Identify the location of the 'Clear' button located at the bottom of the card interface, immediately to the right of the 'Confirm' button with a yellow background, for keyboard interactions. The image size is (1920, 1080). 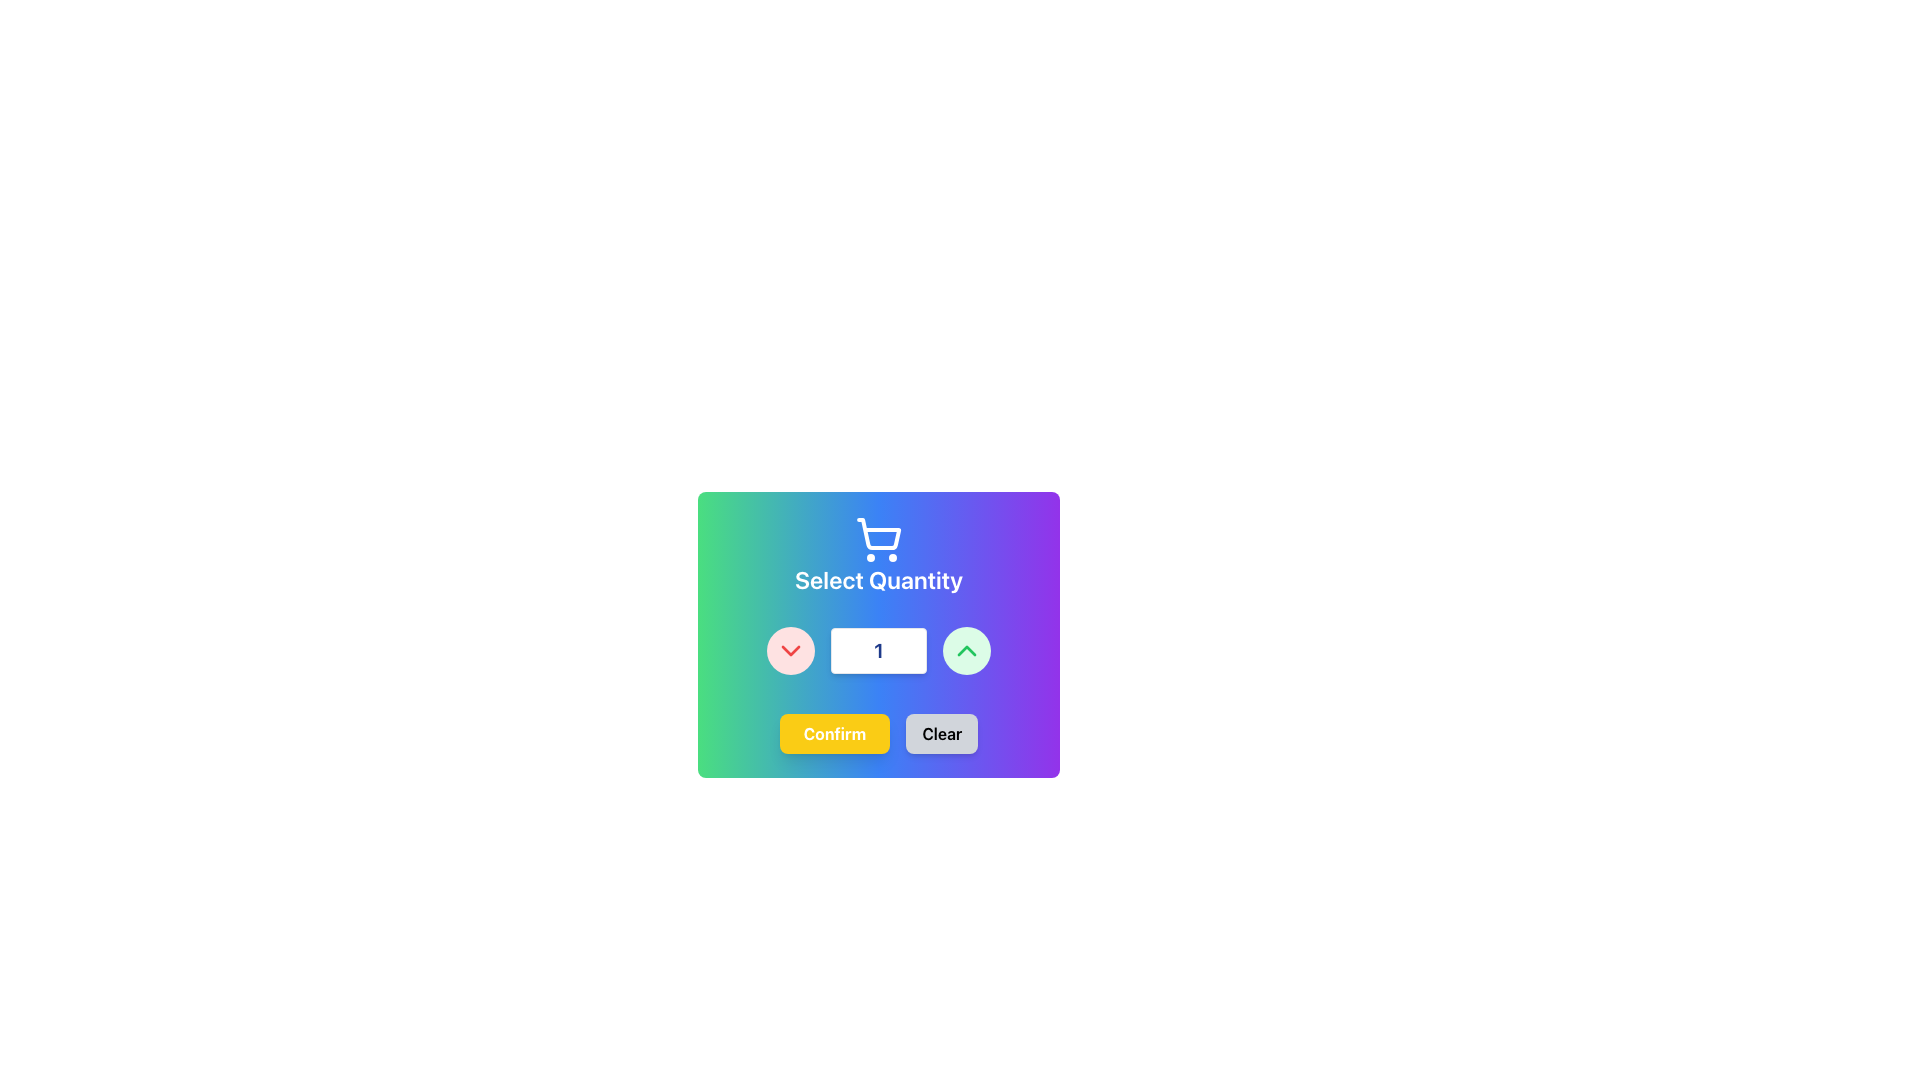
(941, 733).